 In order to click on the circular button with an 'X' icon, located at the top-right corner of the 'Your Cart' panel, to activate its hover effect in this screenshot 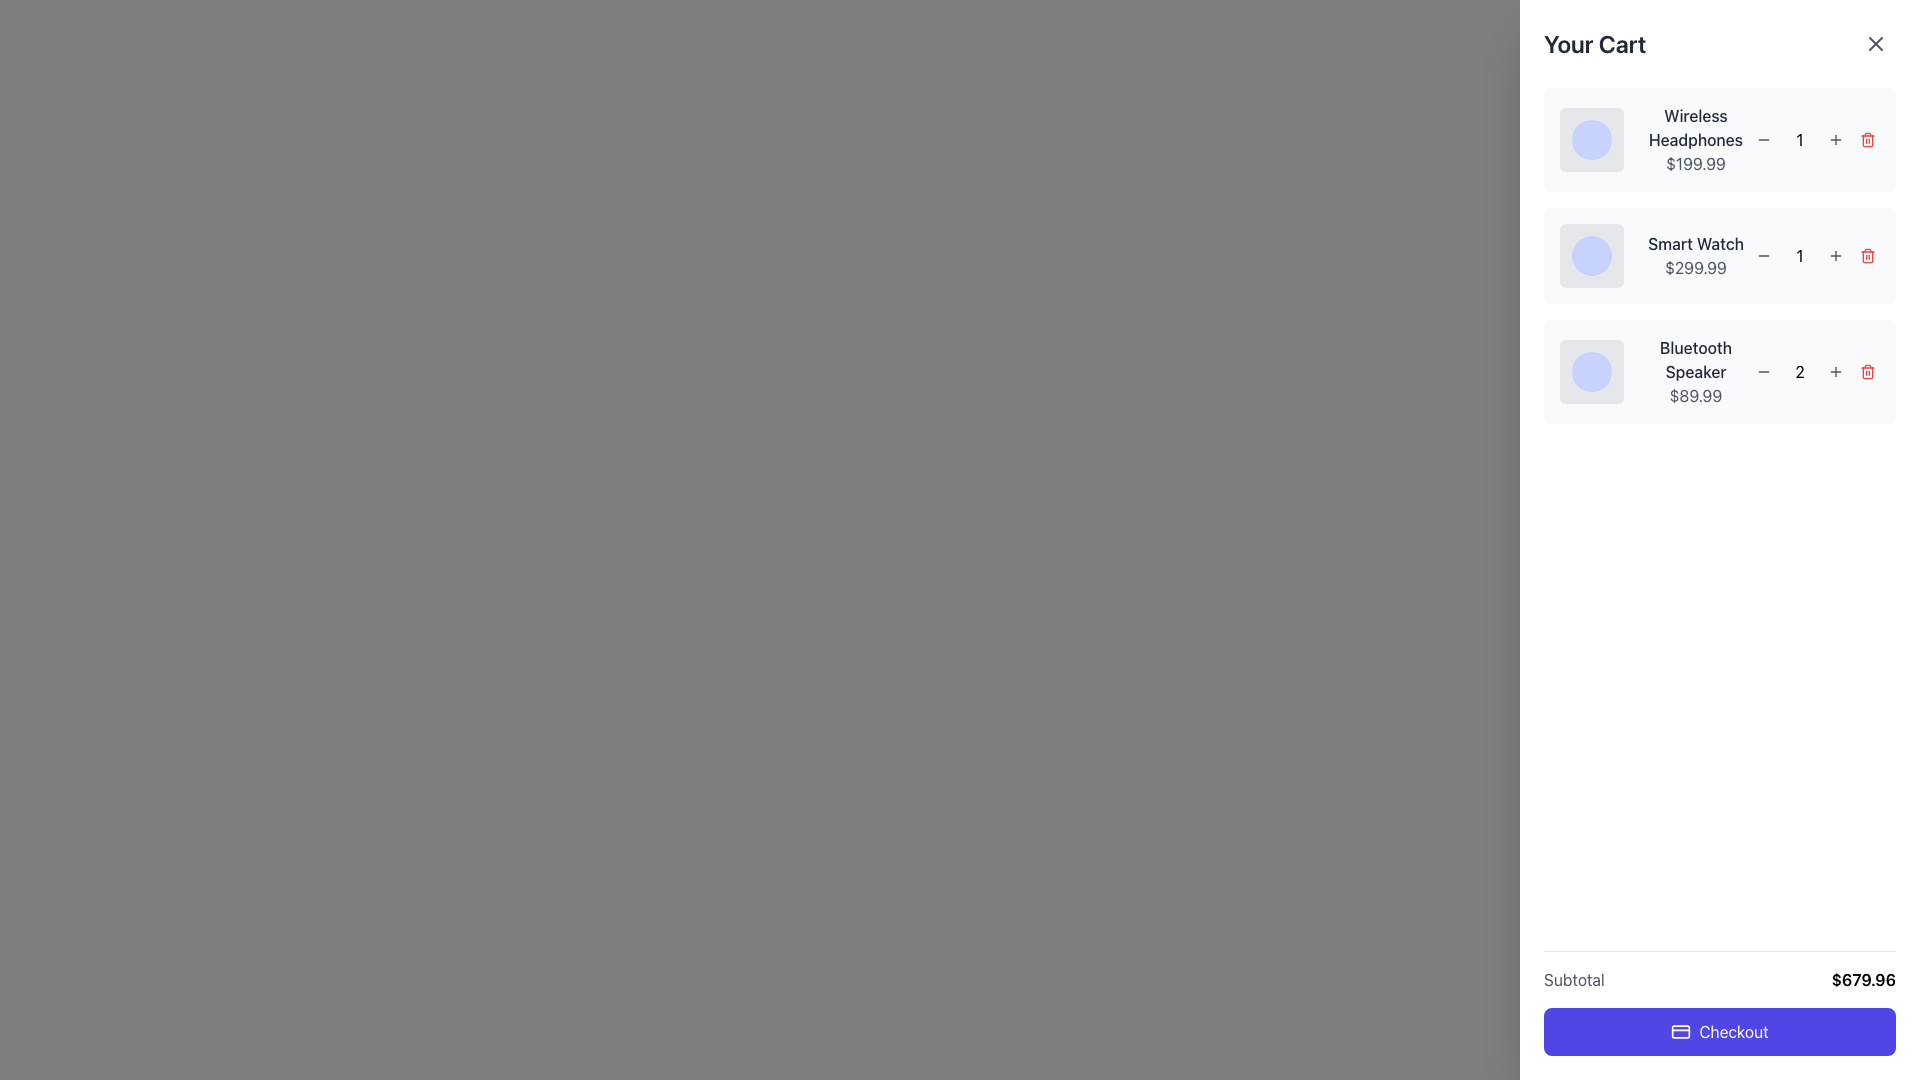, I will do `click(1875, 43)`.